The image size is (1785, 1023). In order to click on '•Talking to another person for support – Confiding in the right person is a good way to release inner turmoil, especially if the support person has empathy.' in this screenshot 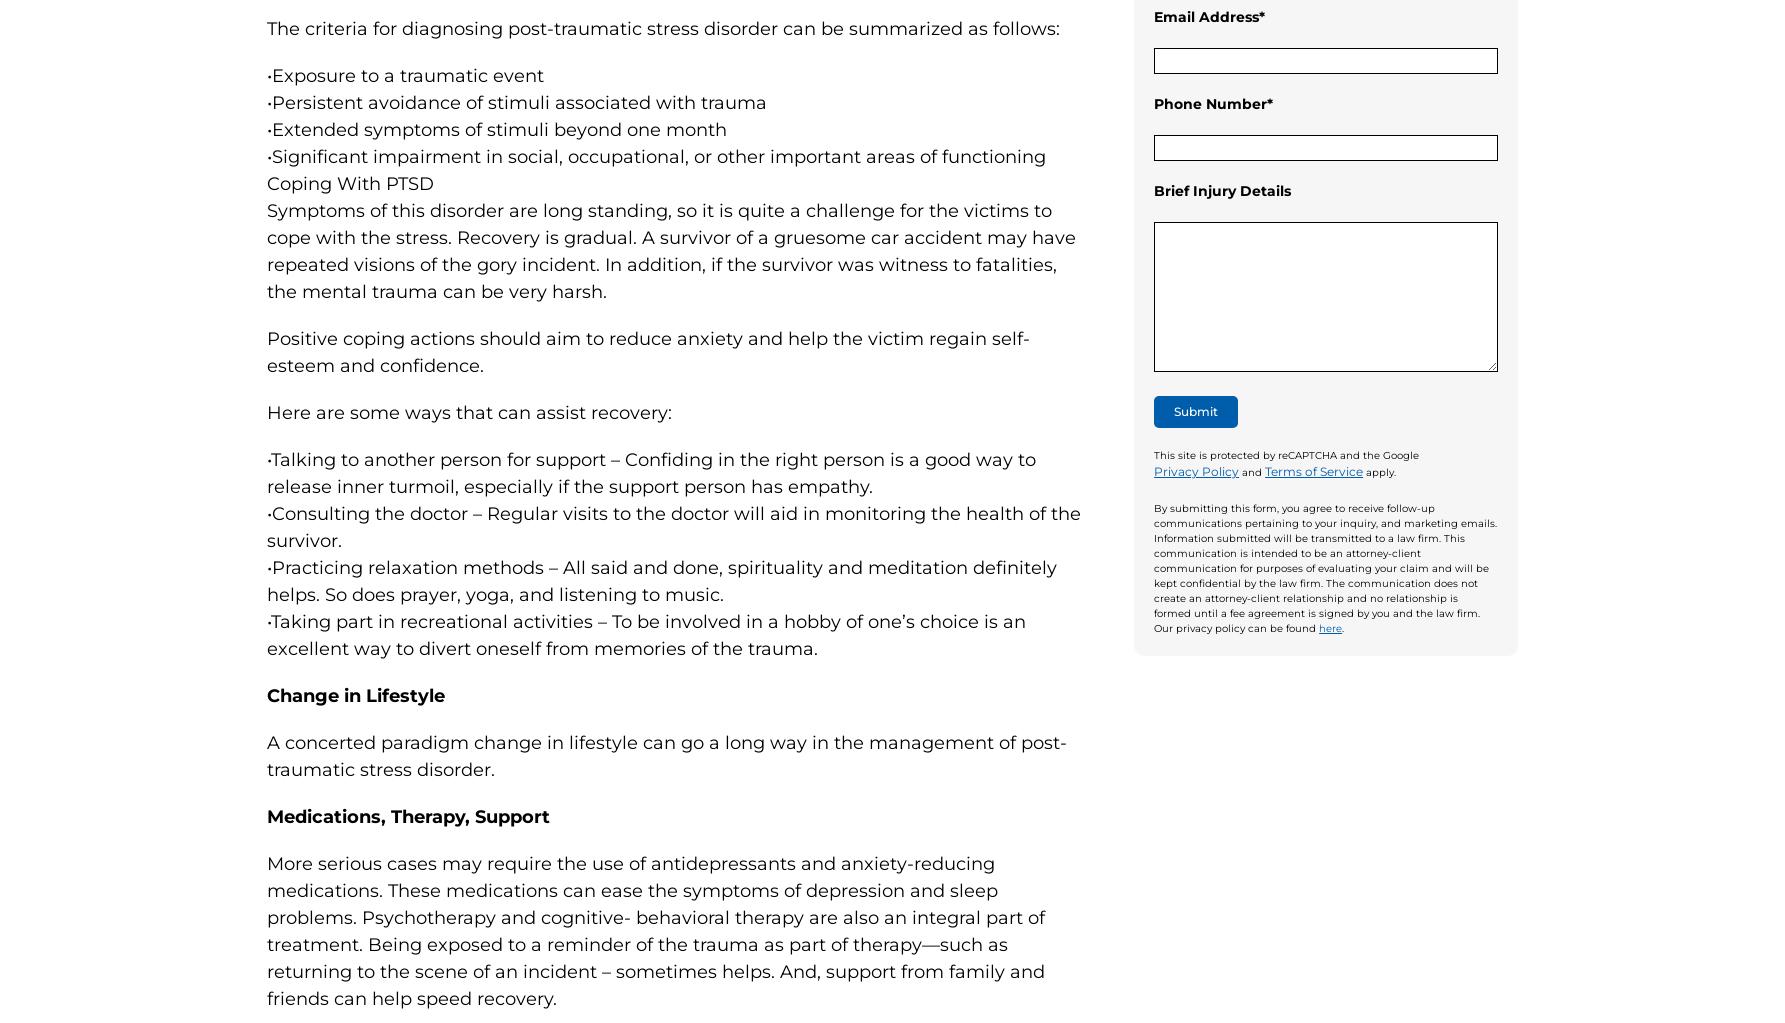, I will do `click(650, 471)`.